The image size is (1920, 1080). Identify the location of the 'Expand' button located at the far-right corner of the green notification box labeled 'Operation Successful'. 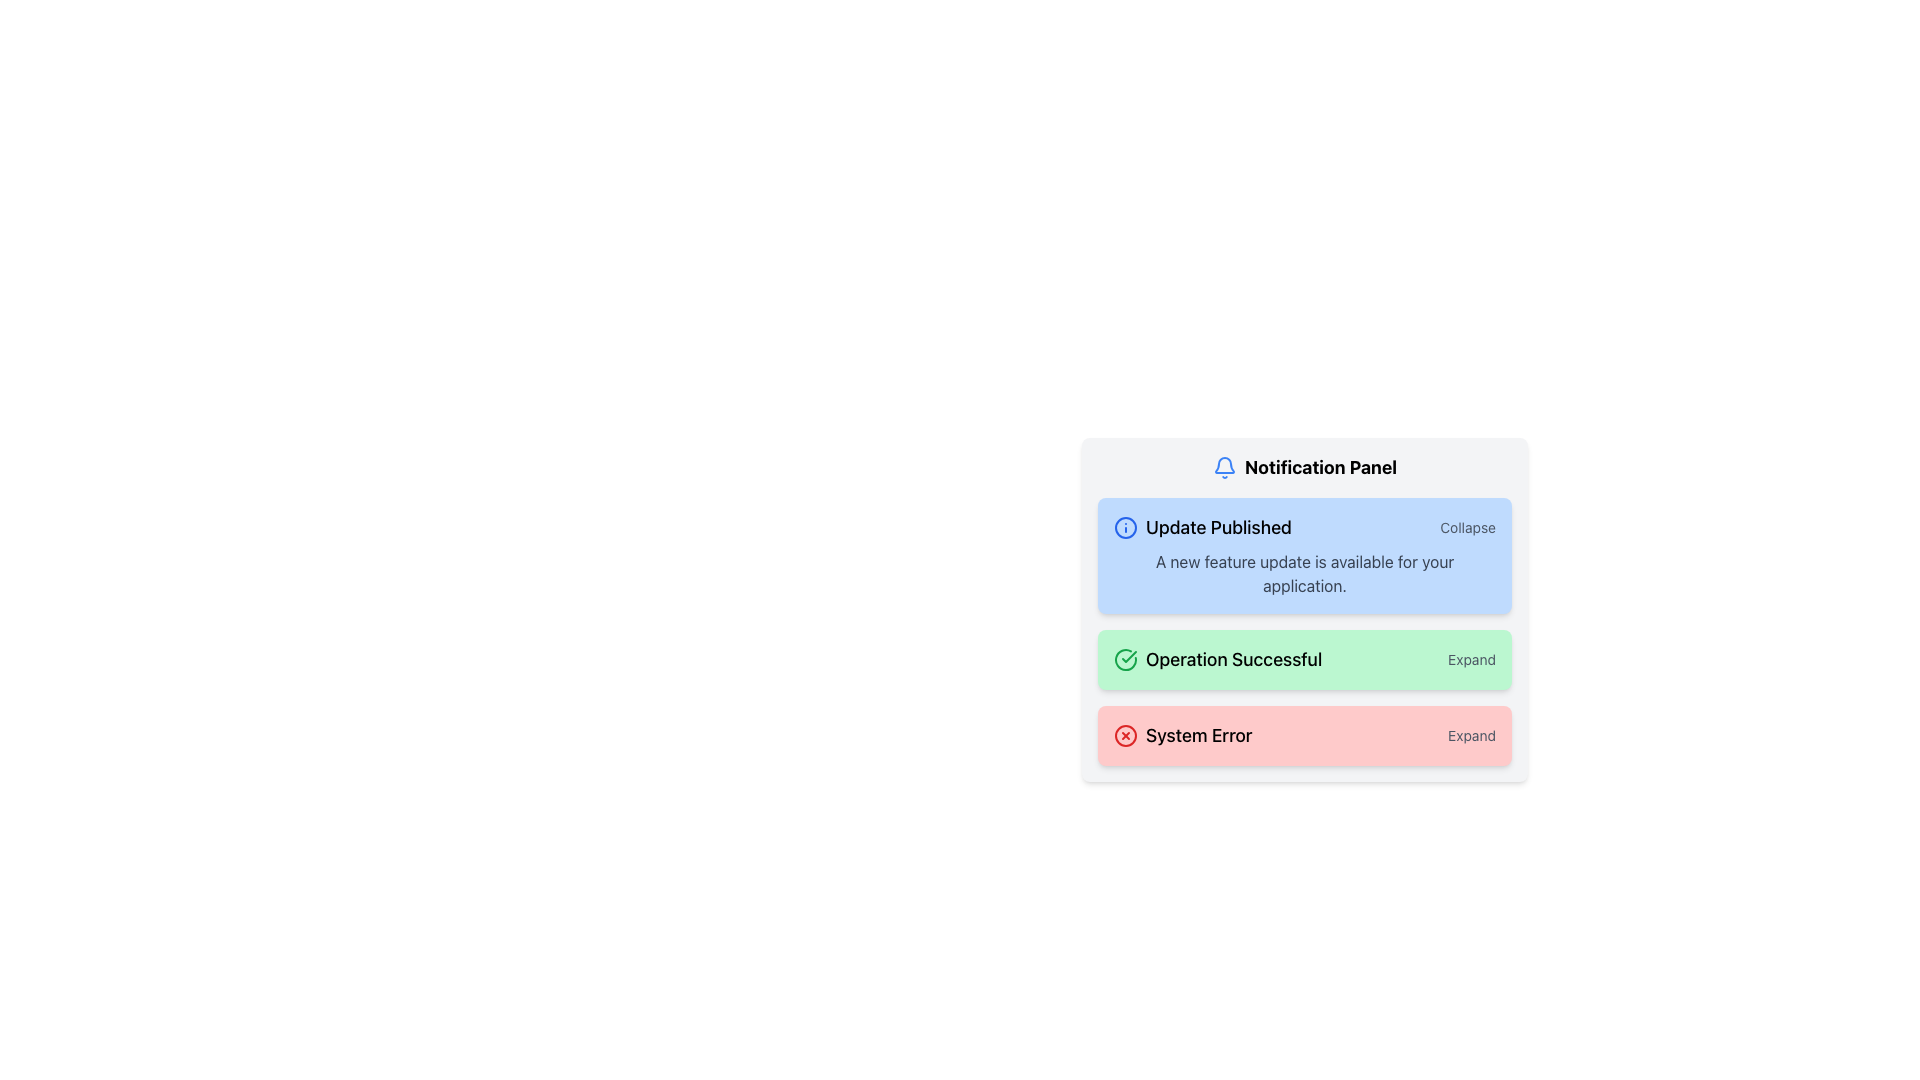
(1472, 659).